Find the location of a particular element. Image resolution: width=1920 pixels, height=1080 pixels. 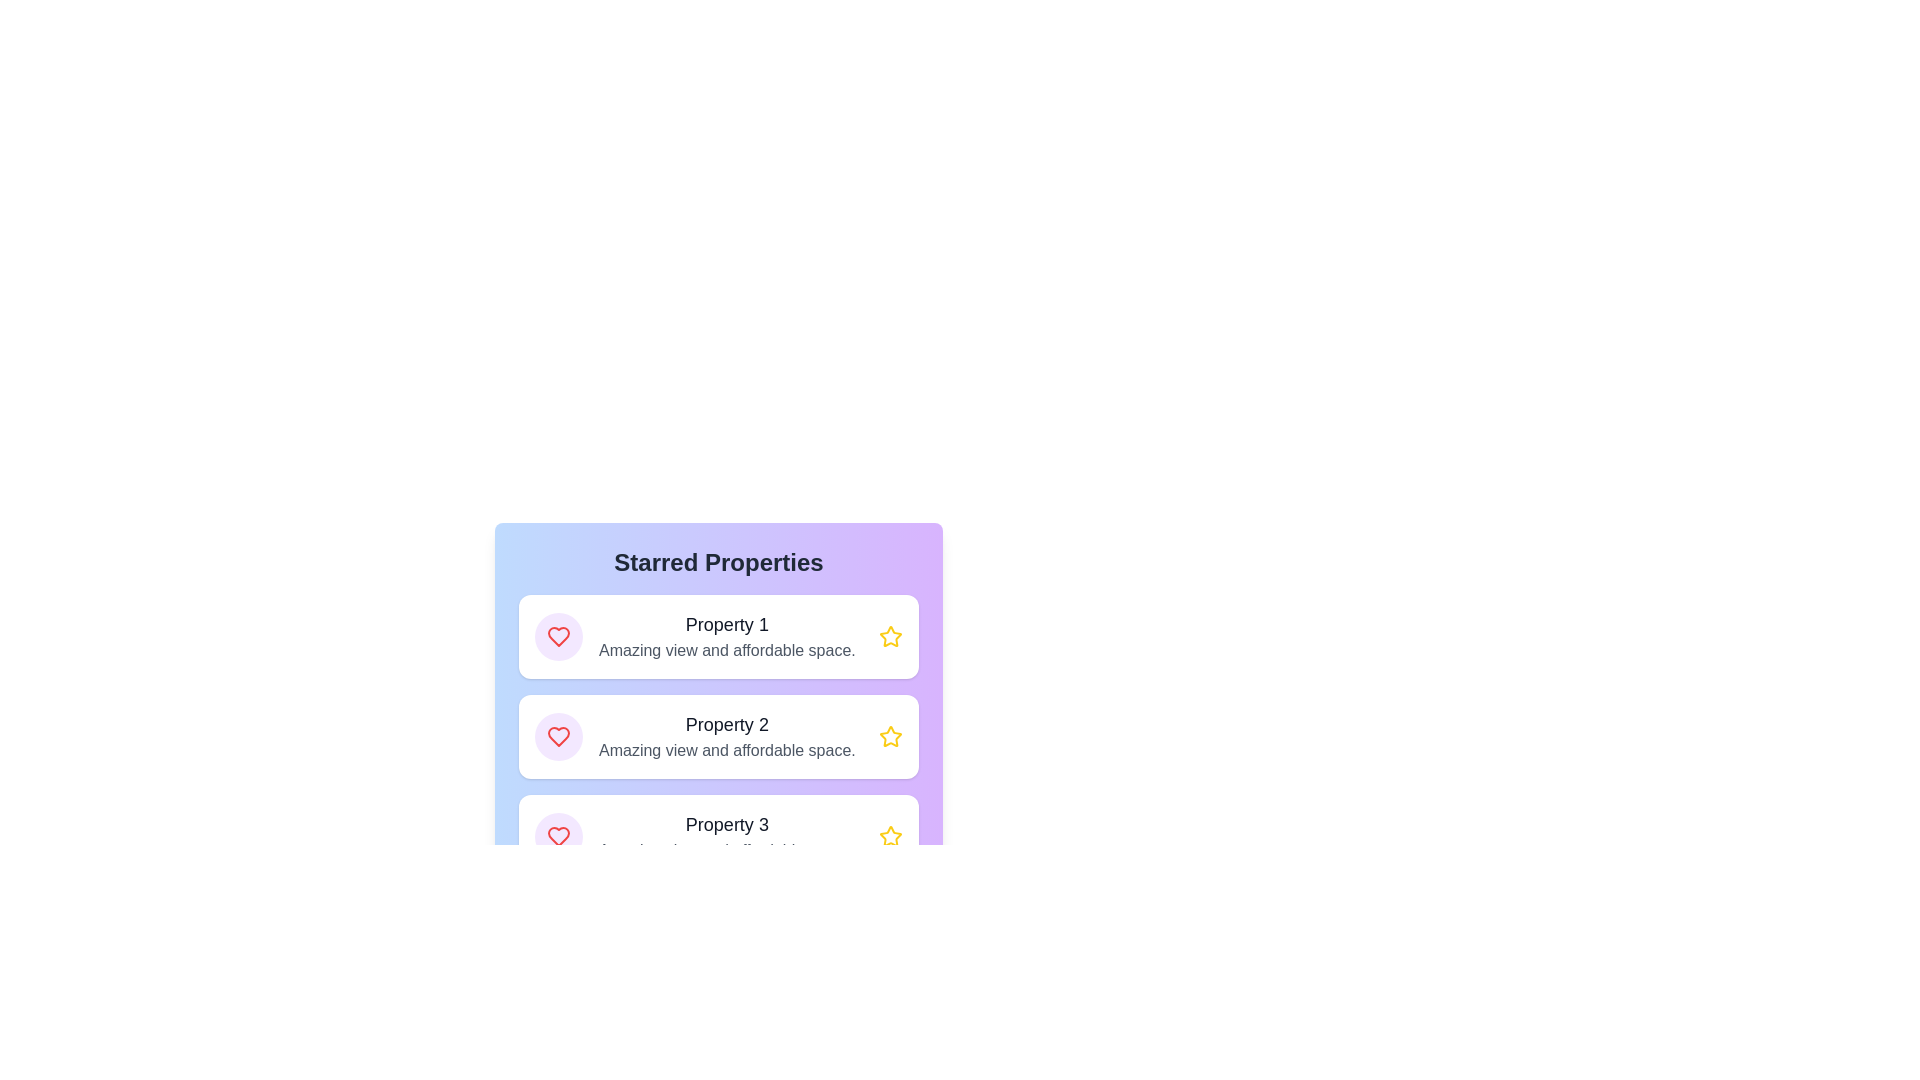

the red heart-shaped icon with a stroke design, located in the second row of the list, to the left of the text 'Property 2' is located at coordinates (558, 736).